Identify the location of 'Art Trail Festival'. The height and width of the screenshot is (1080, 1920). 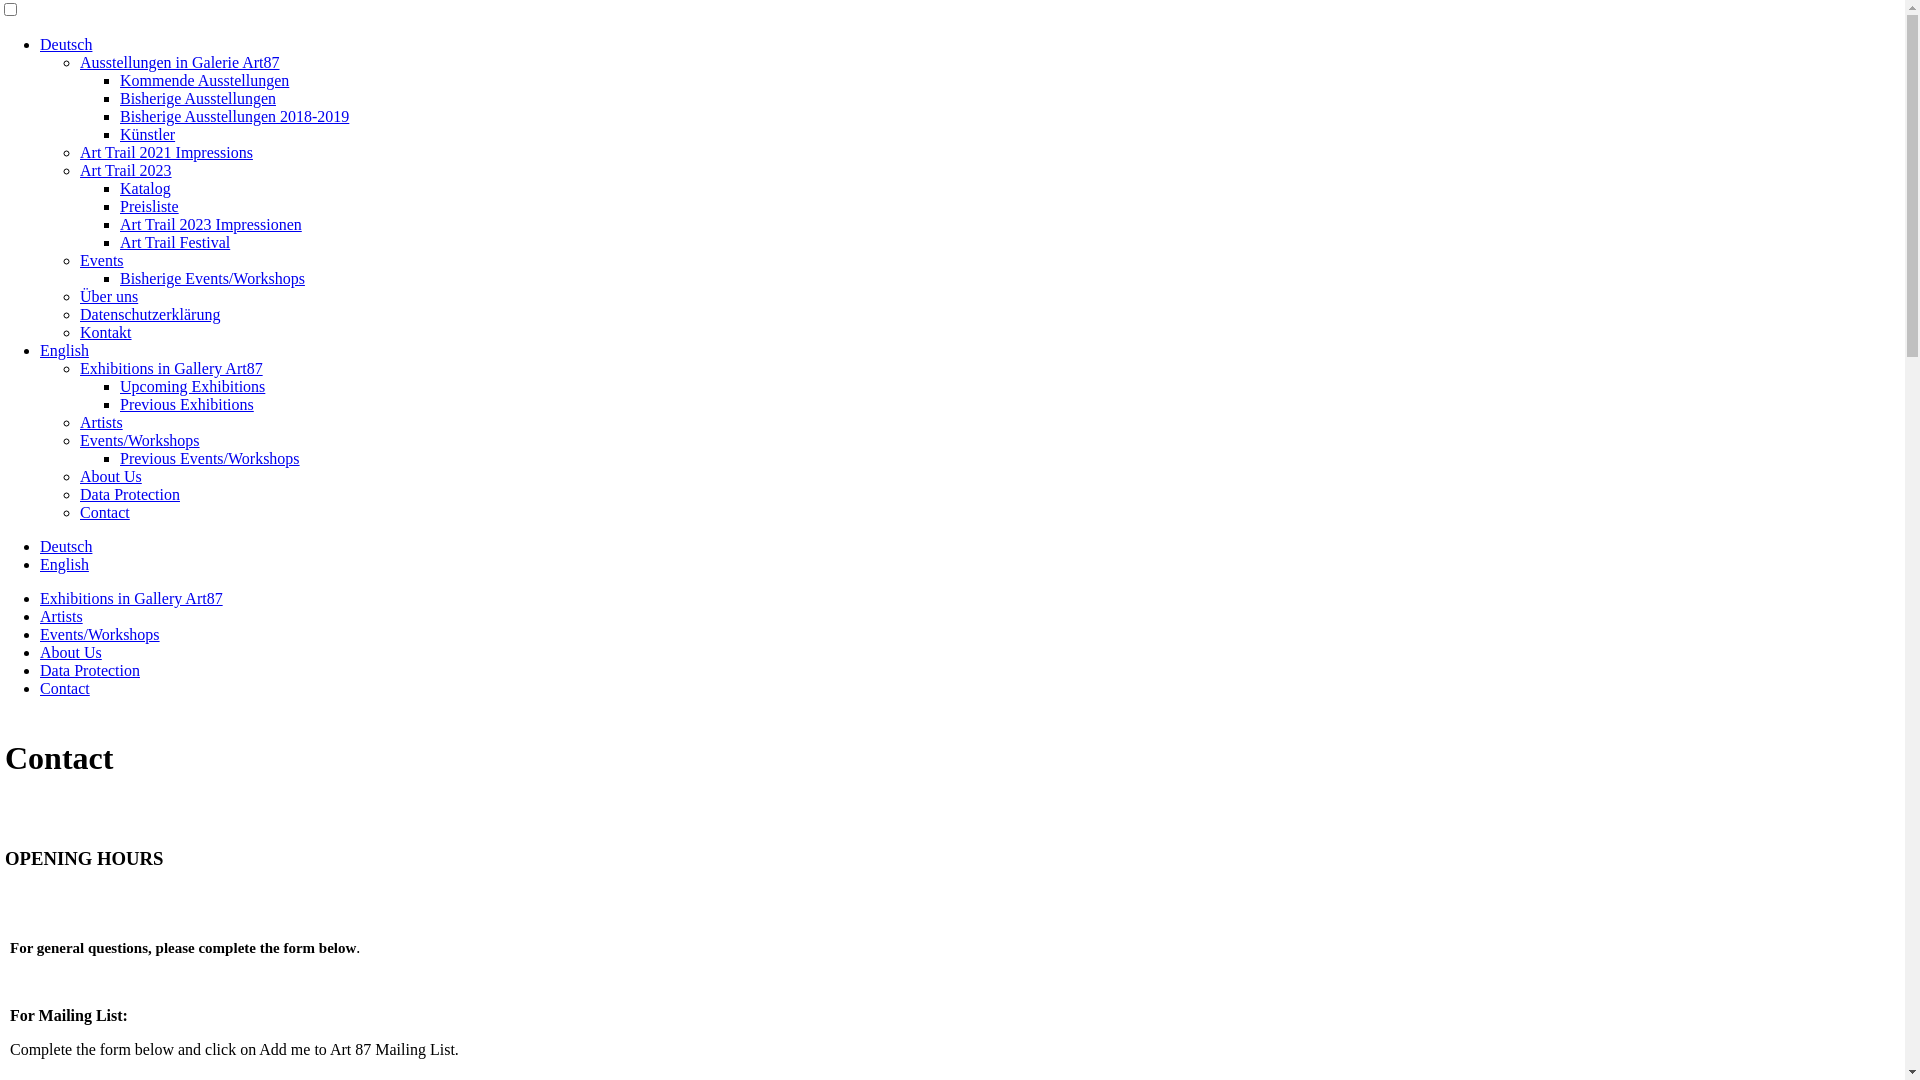
(174, 241).